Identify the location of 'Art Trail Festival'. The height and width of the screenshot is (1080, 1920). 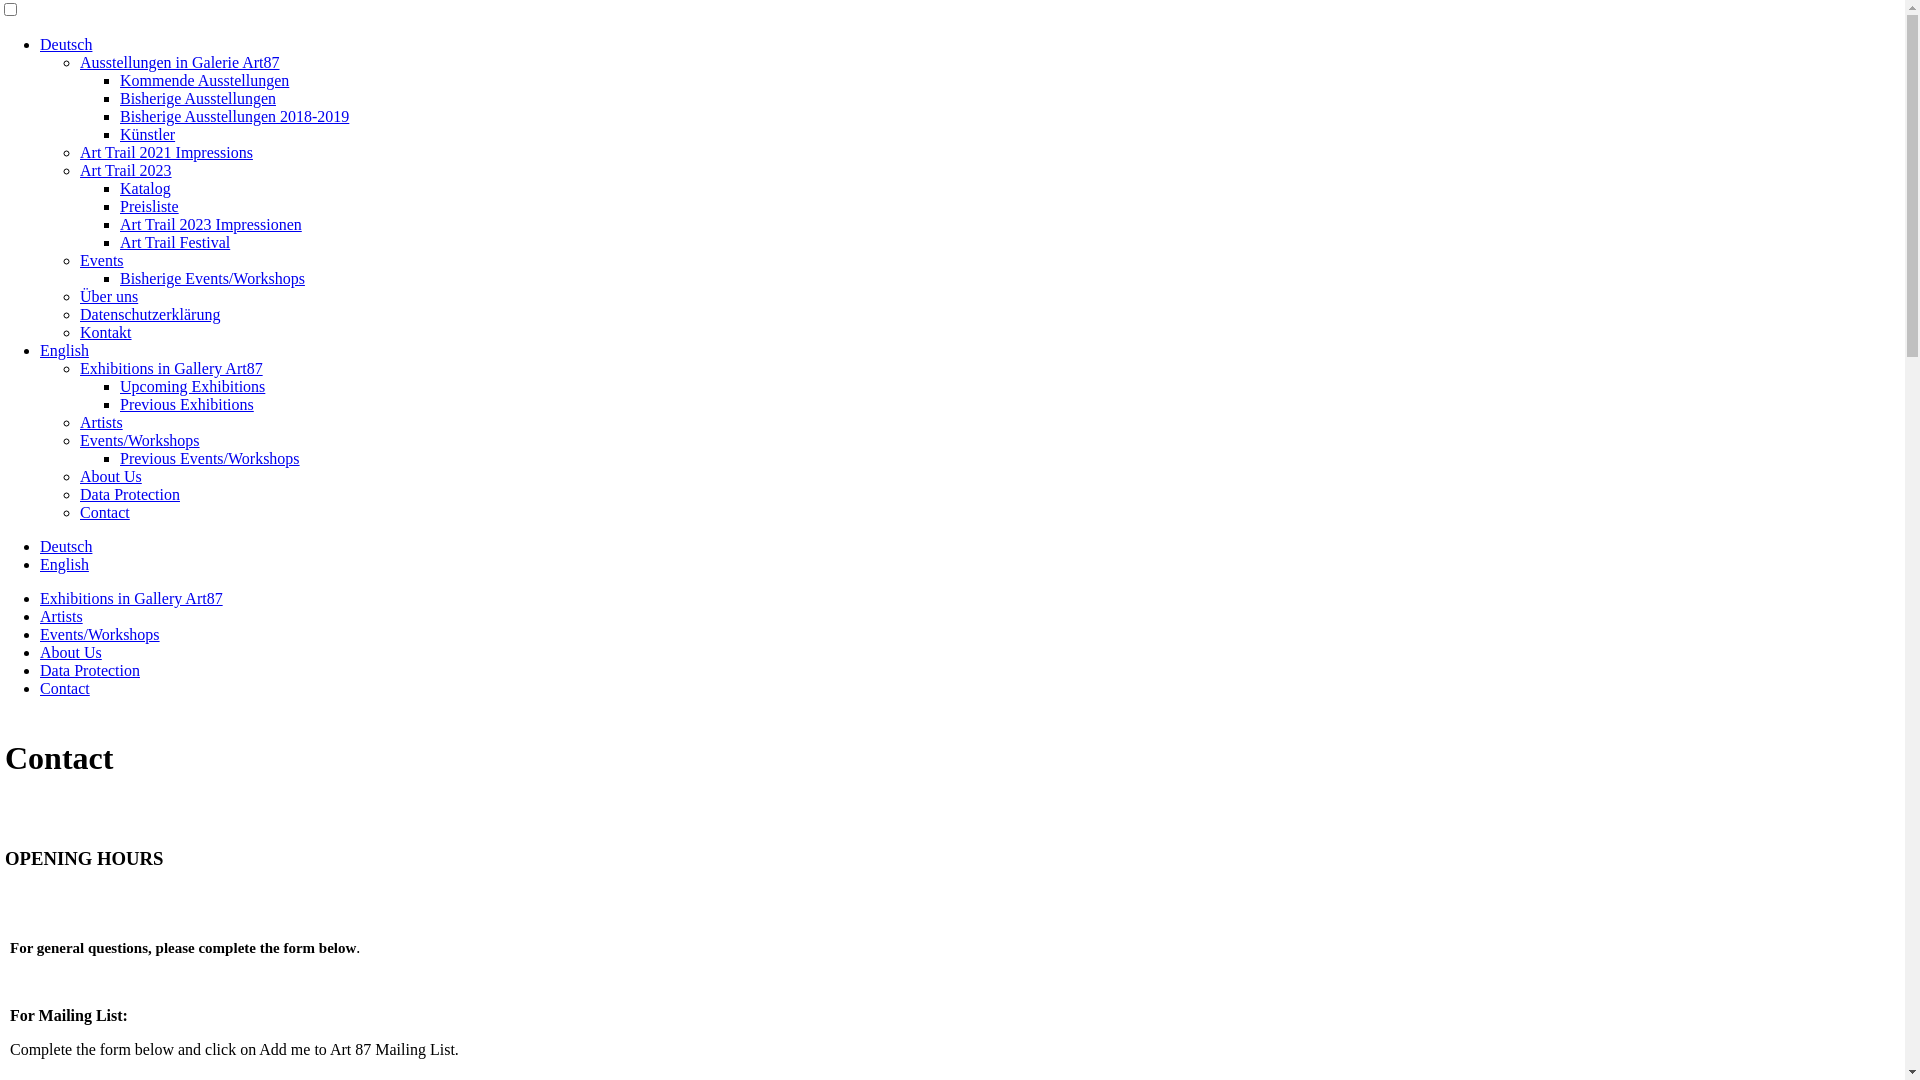
(174, 241).